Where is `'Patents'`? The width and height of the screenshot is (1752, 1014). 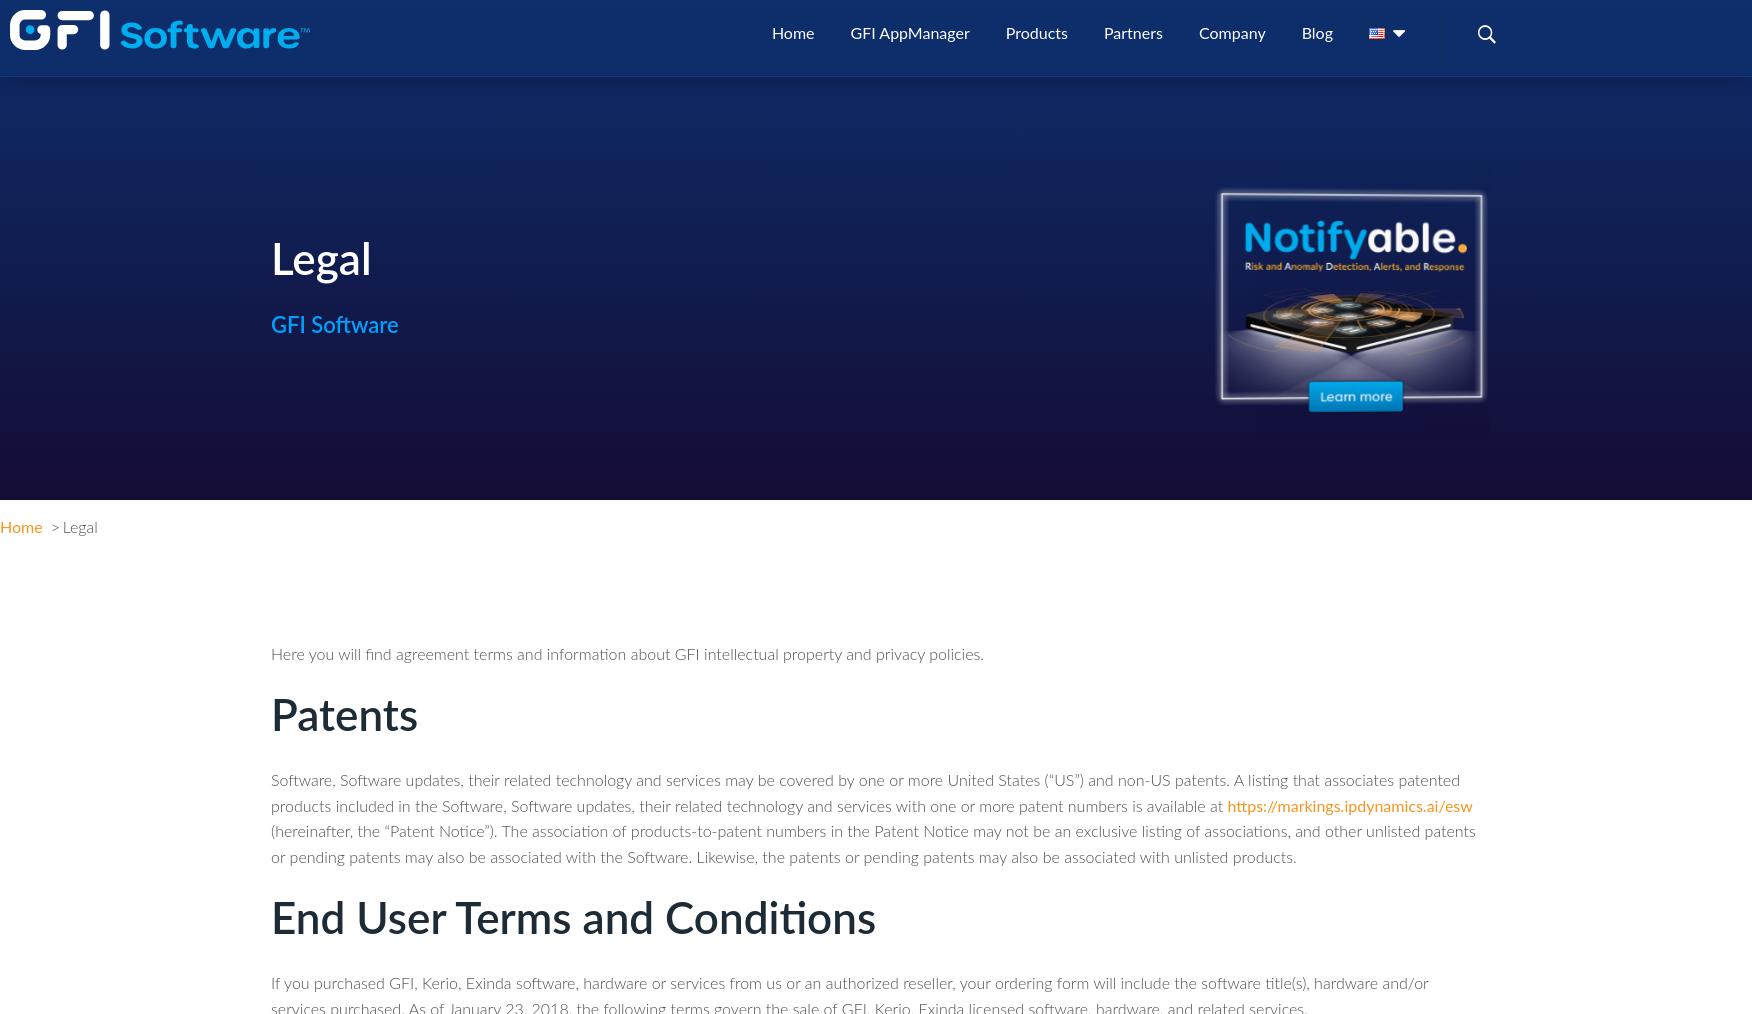
'Patents' is located at coordinates (344, 717).